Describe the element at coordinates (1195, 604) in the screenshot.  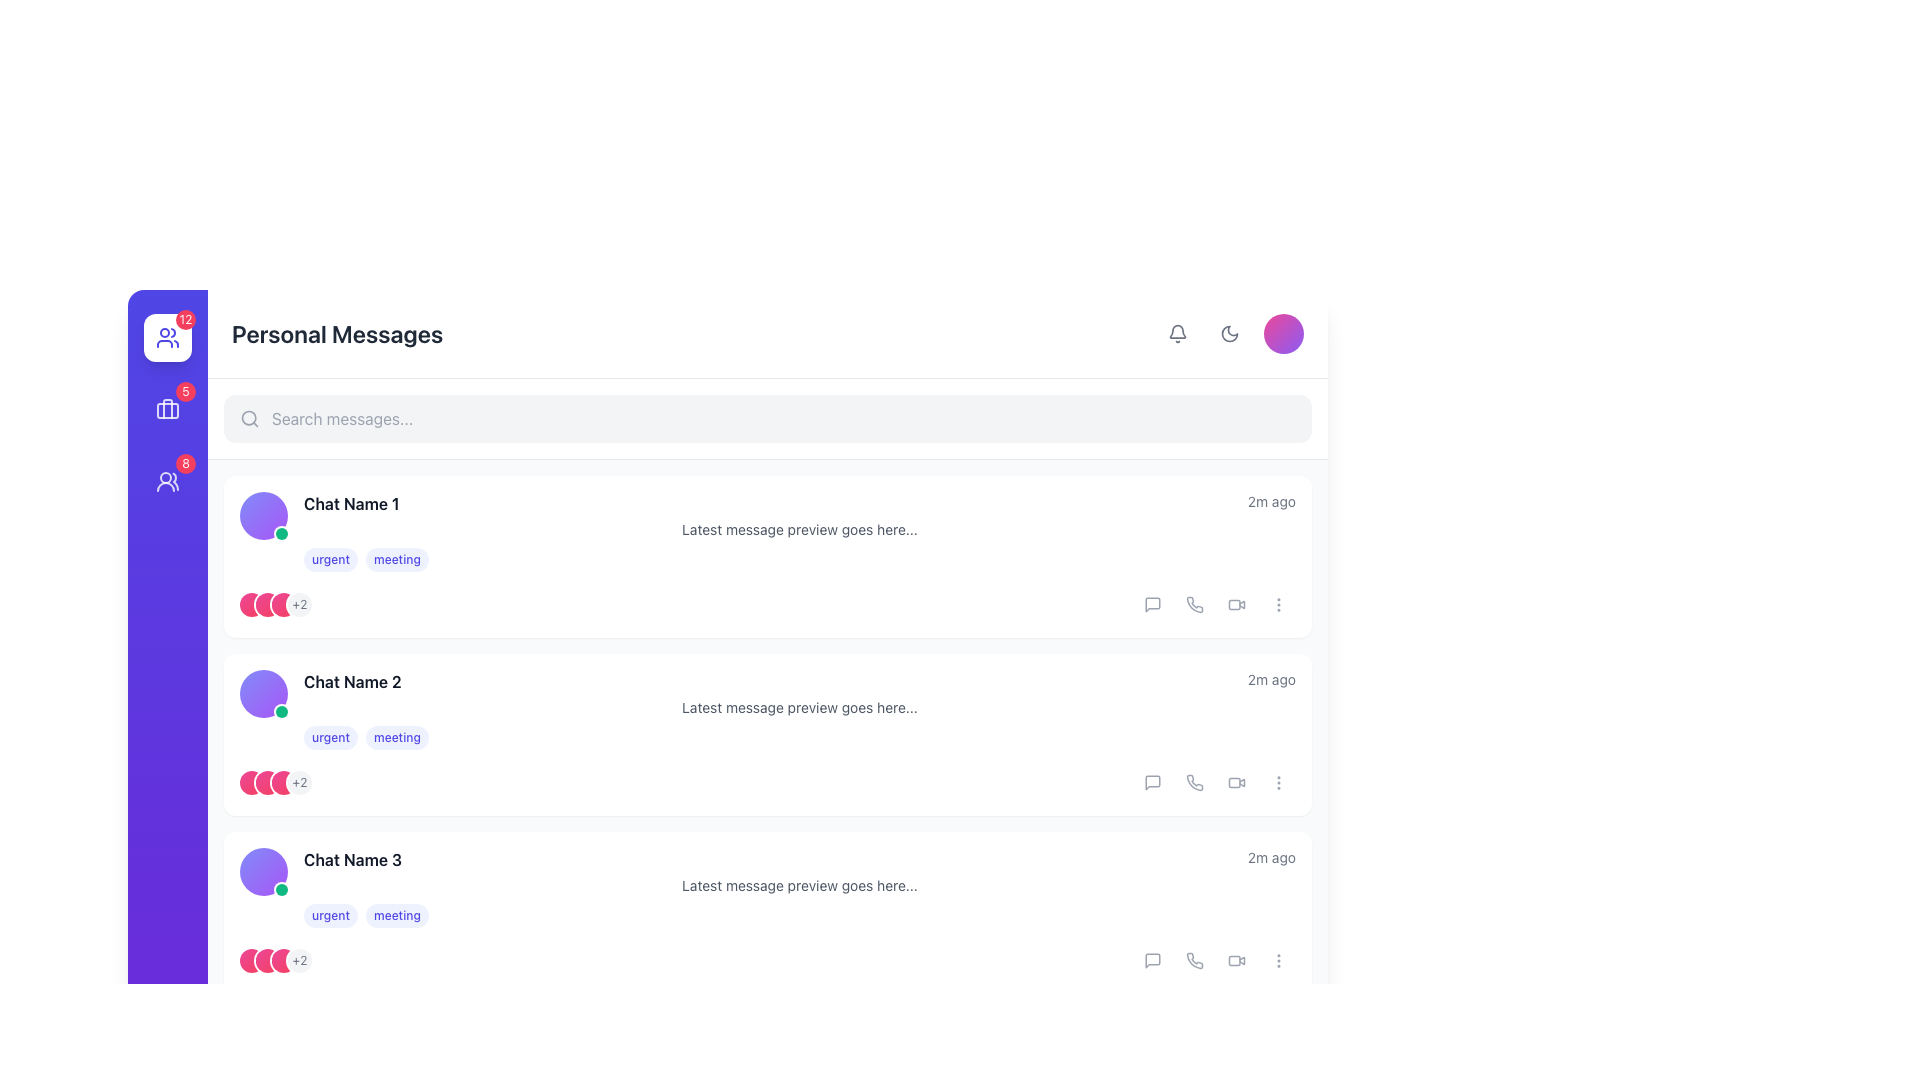
I see `the interactive voice call button, which is the second circular button in a row, located to the right of the speech bubble icon and to the left of the video camera icon` at that location.